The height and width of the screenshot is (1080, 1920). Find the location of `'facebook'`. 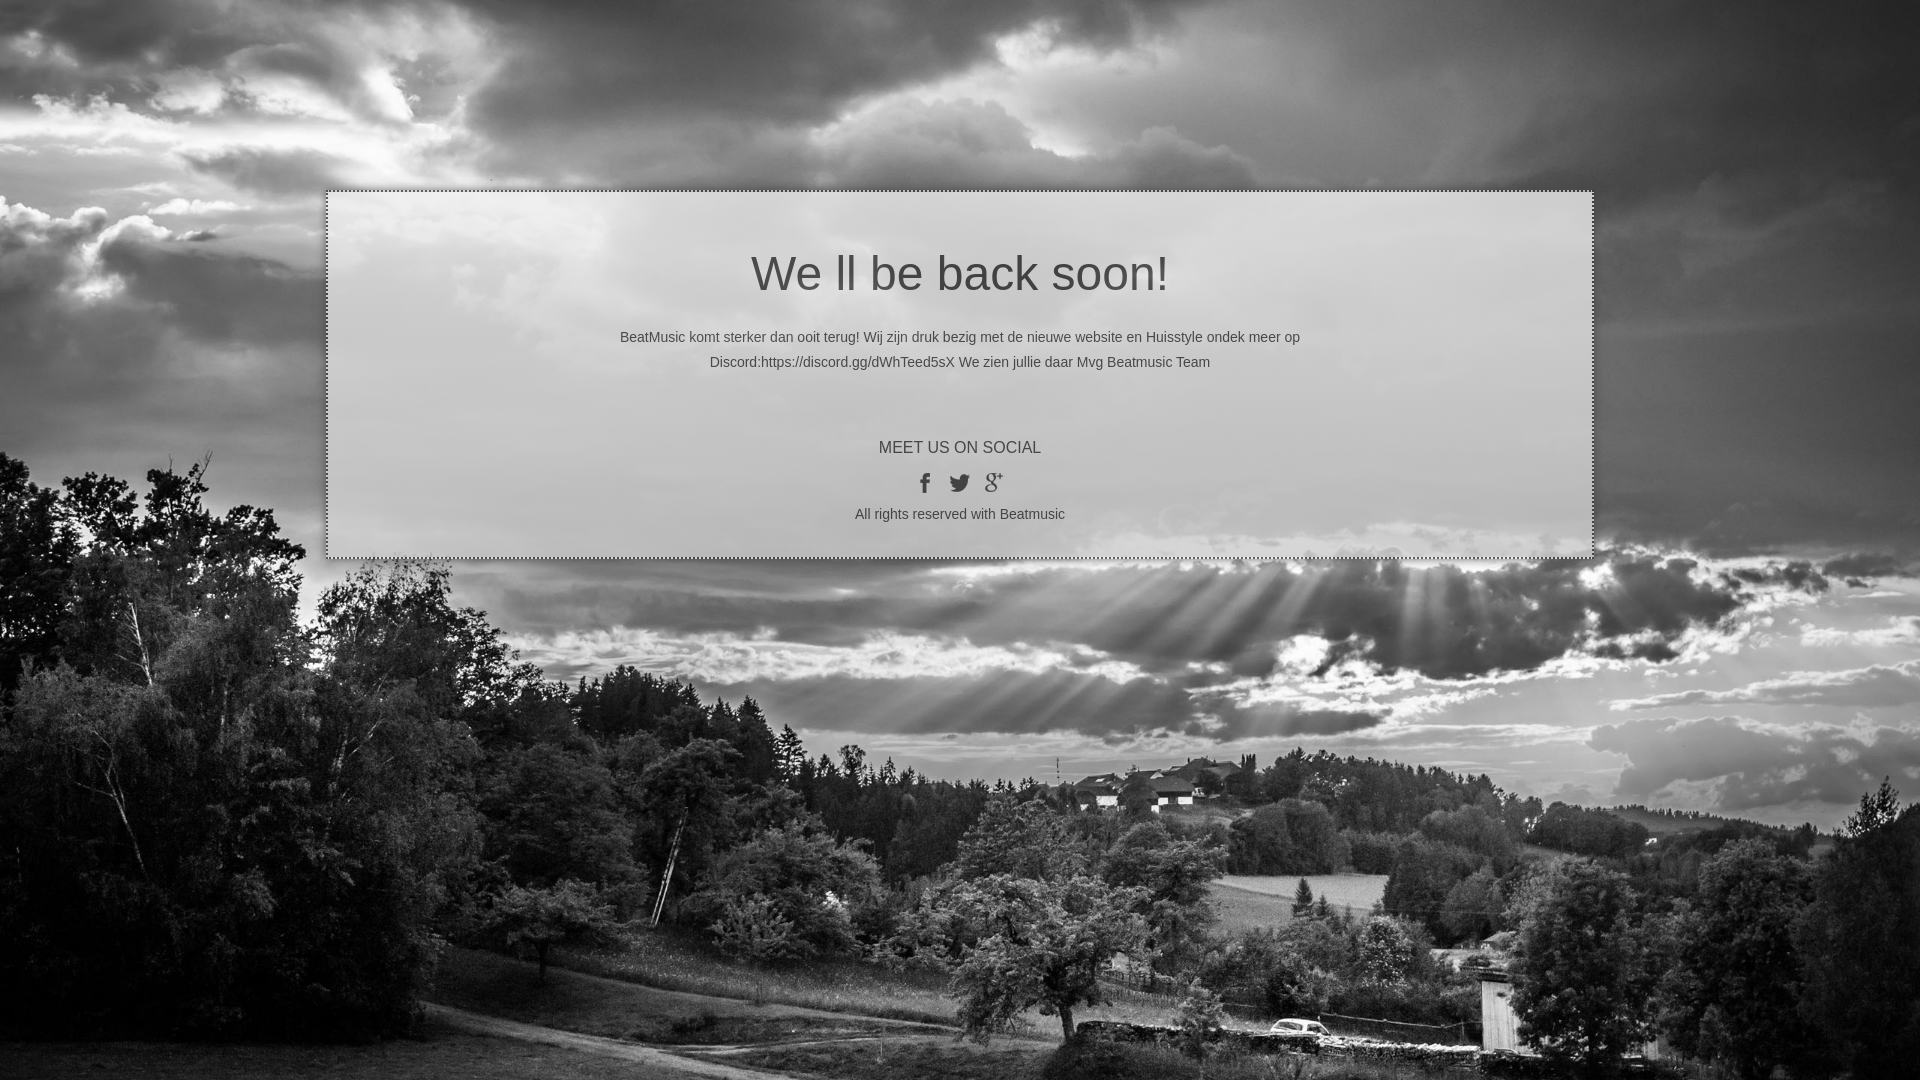

'facebook' is located at coordinates (925, 482).